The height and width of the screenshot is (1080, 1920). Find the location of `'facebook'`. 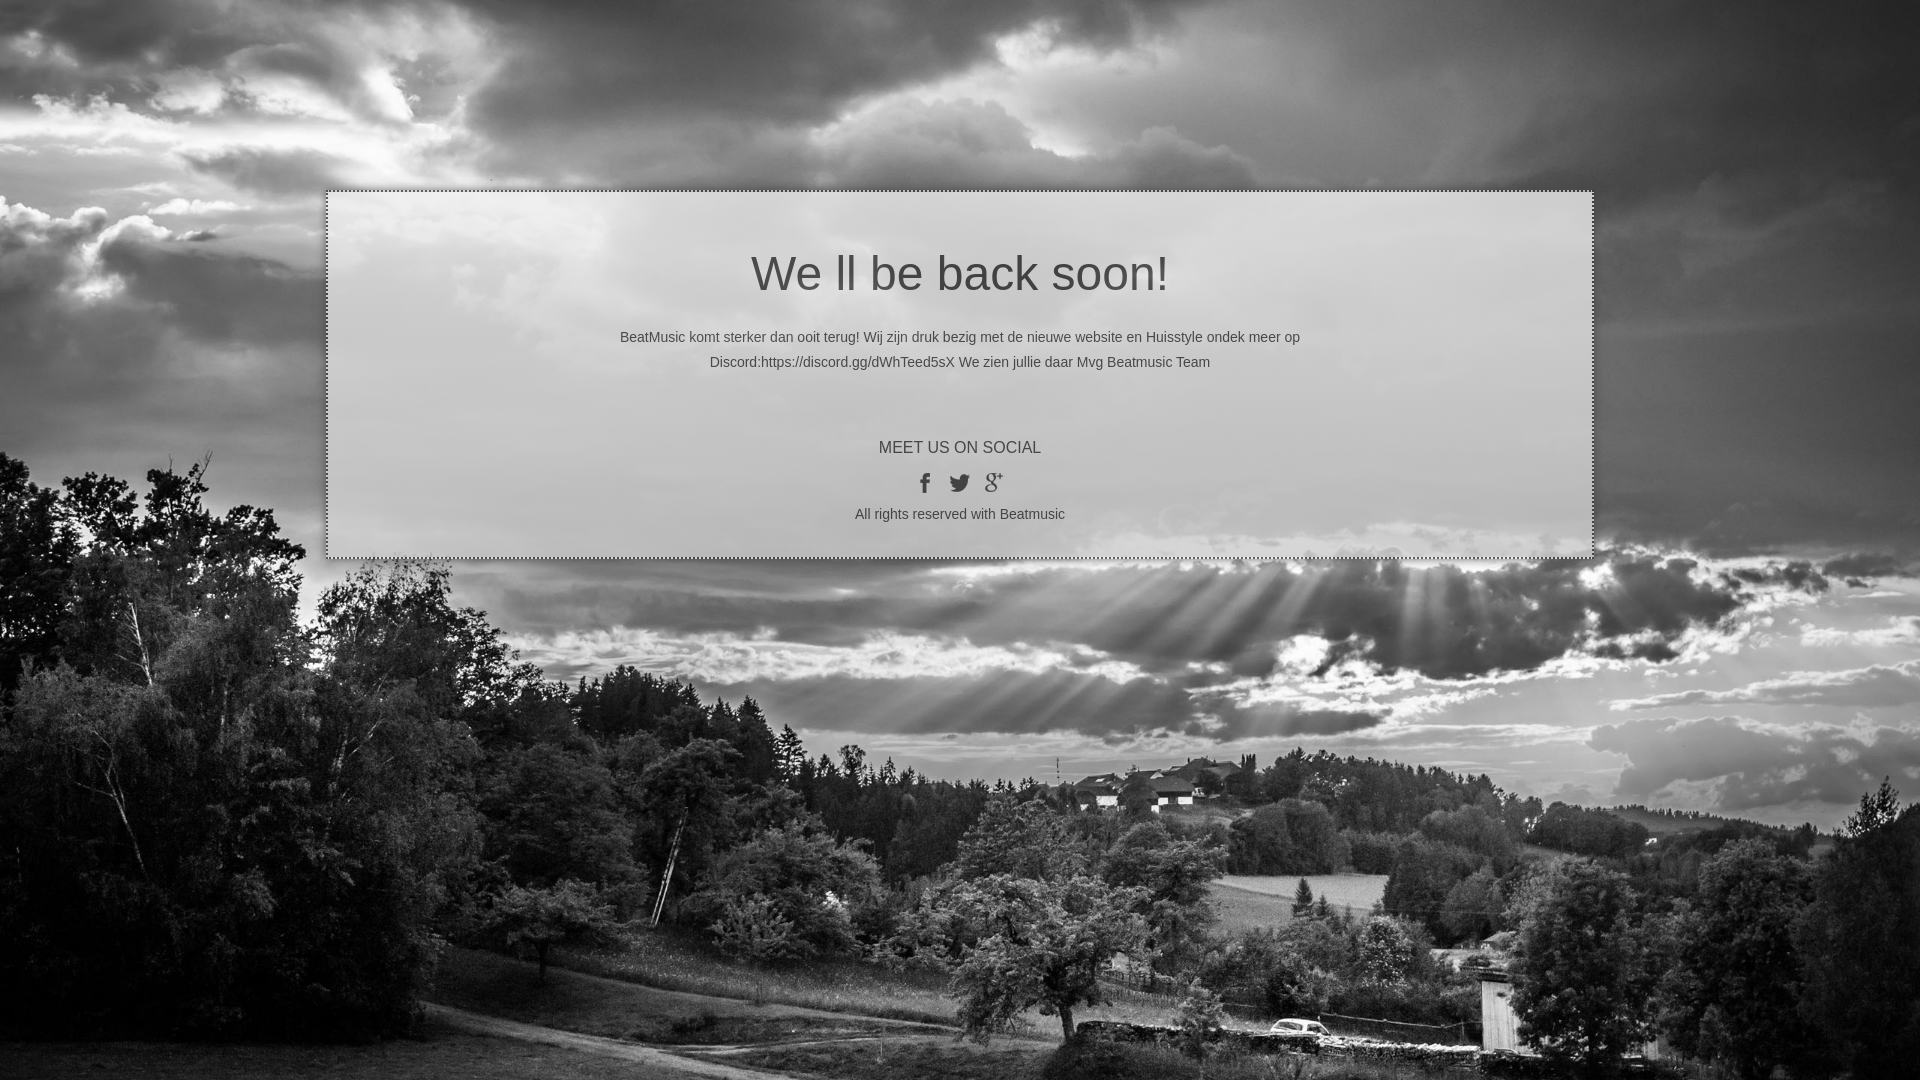

'facebook' is located at coordinates (925, 482).